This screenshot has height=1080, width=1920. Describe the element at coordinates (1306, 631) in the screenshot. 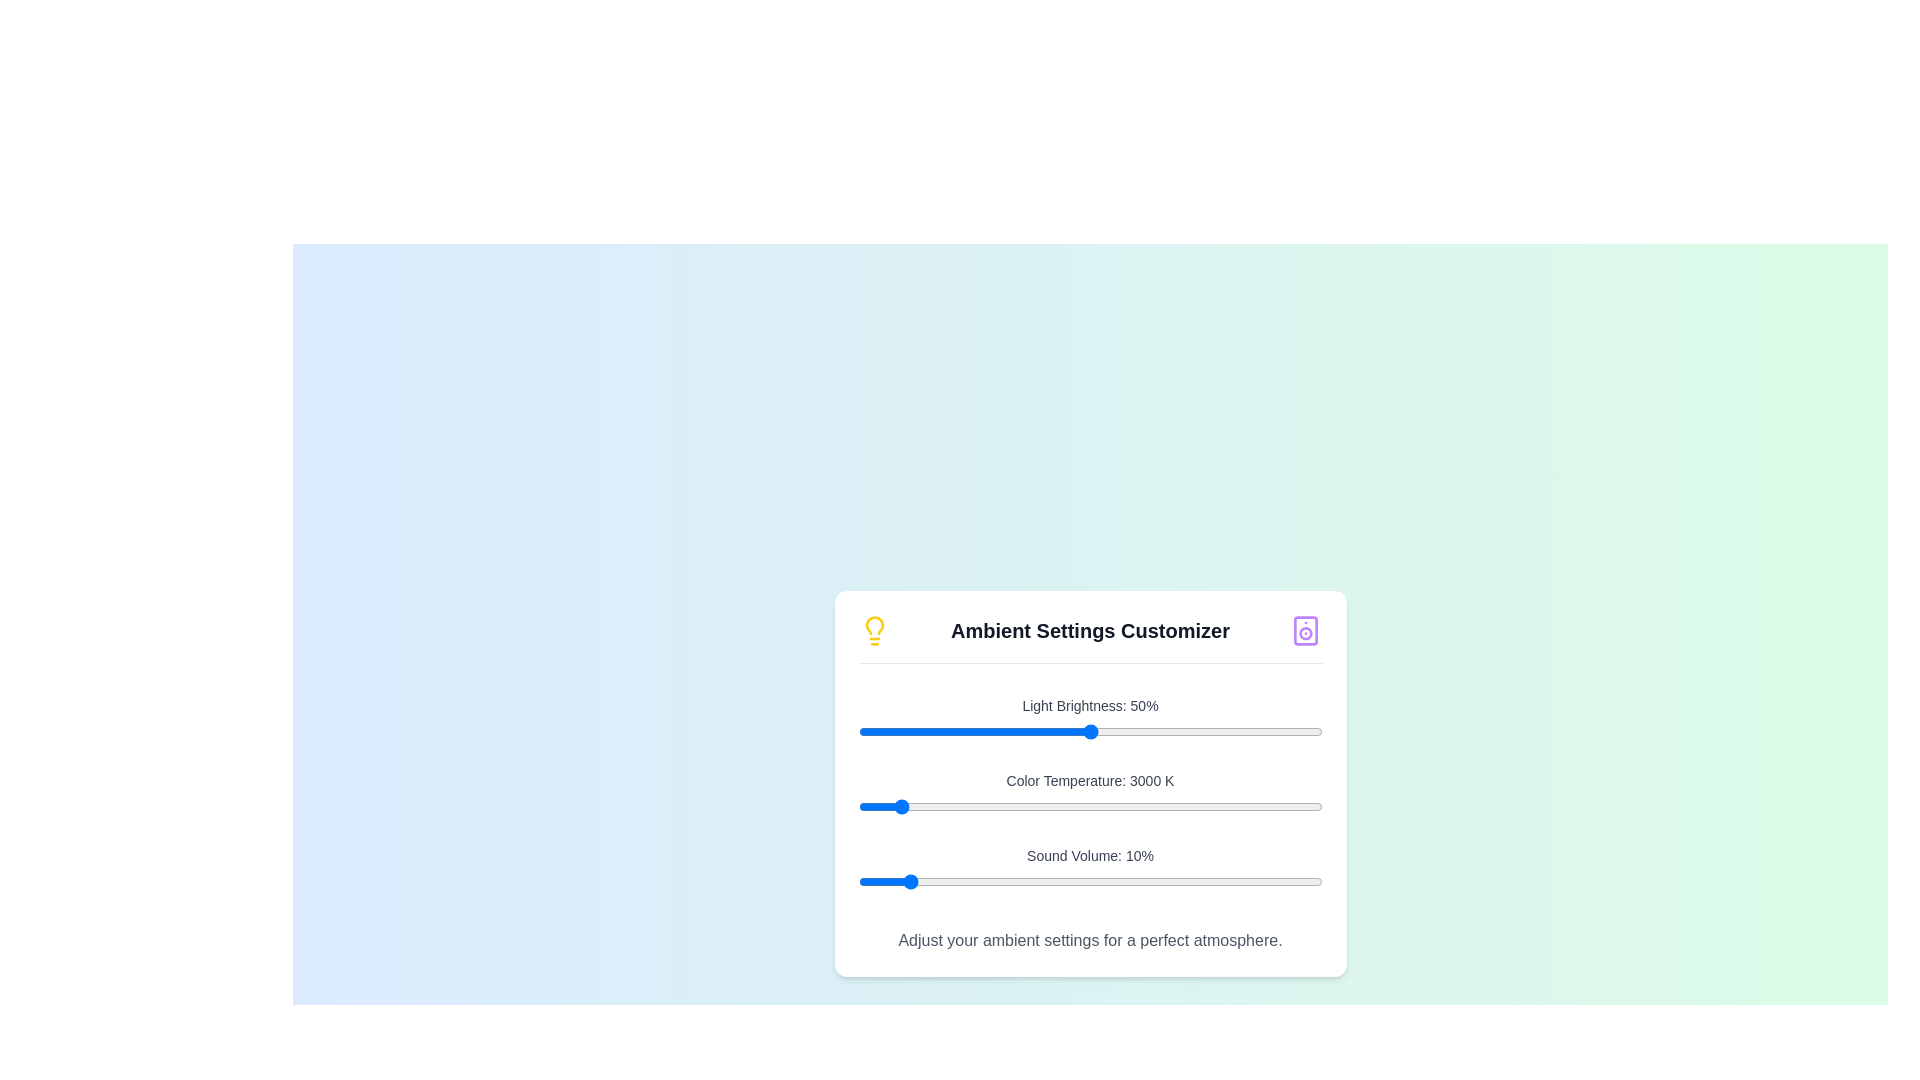

I see `properties of the outer rectangular SVG element that serves as the background of the speaker icon located at the top-right corner of the 'Ambient Settings Customizer' card` at that location.